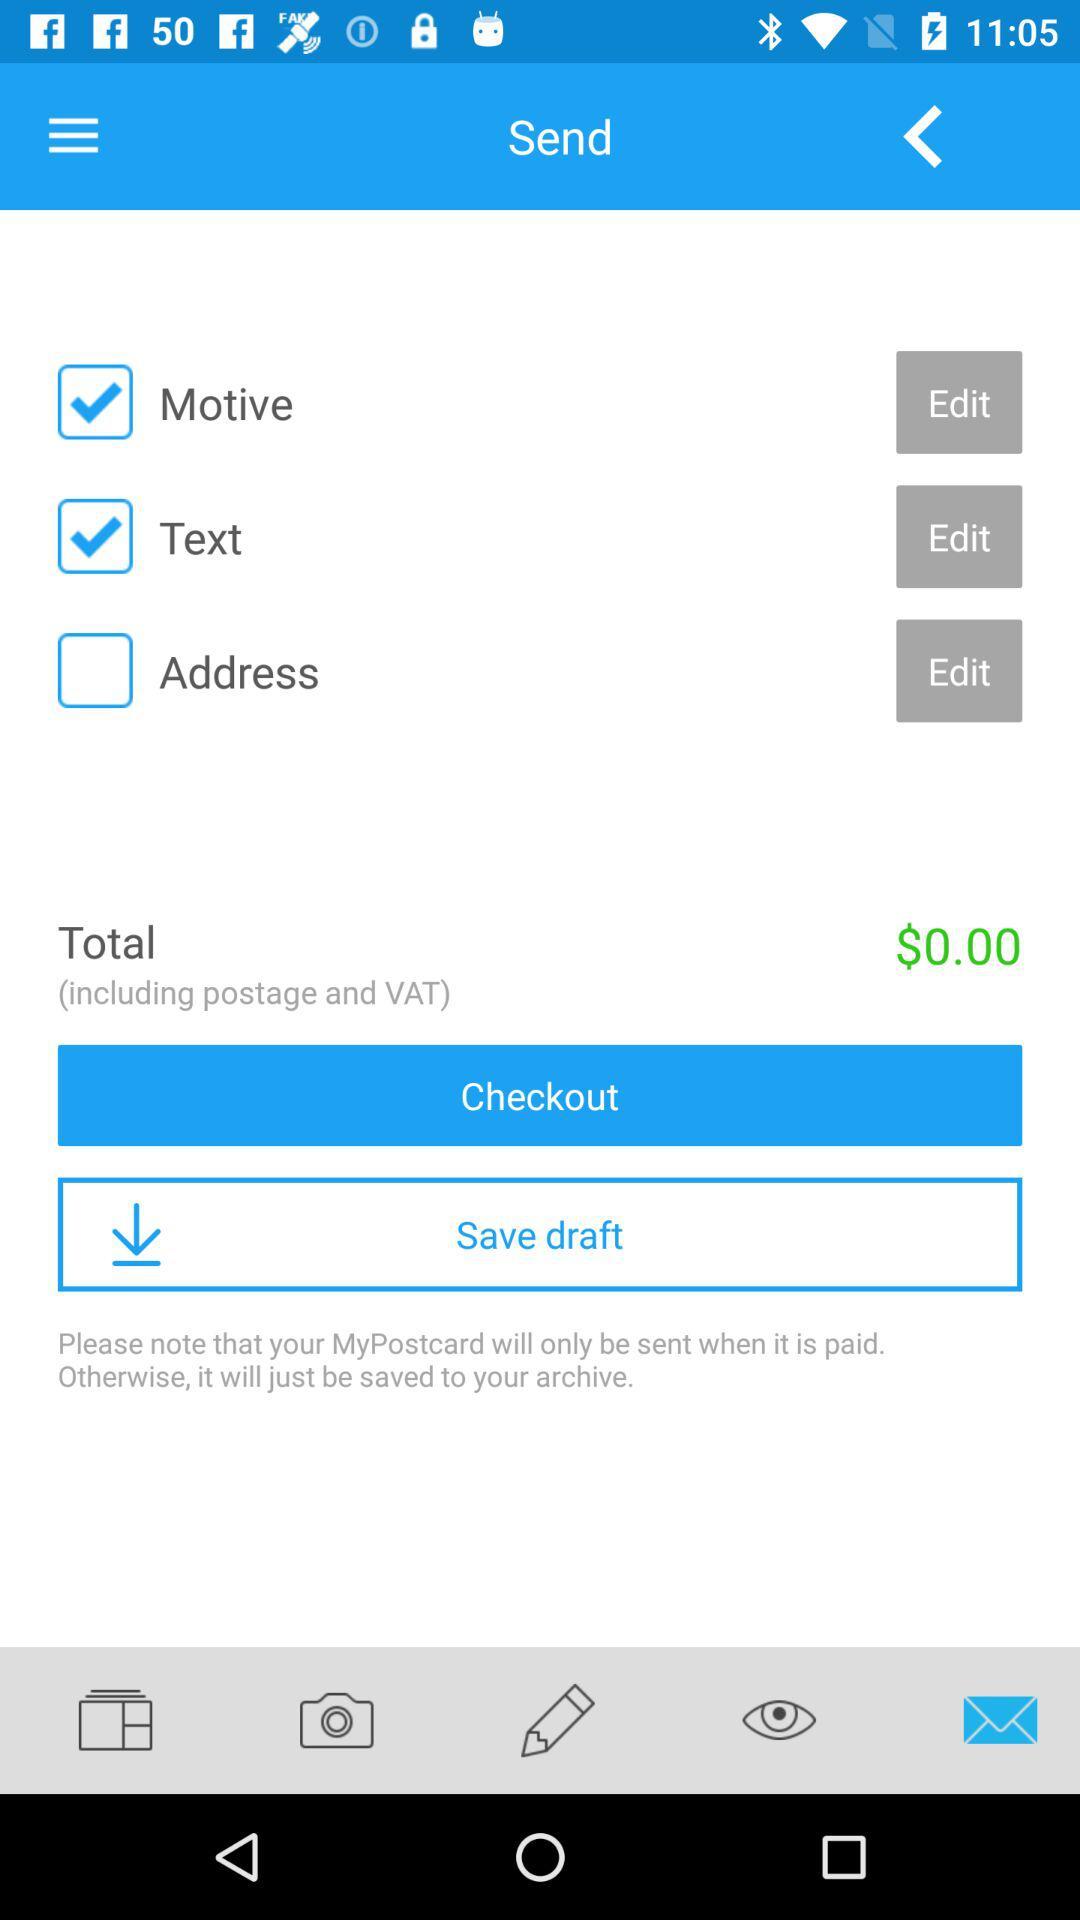 The height and width of the screenshot is (1920, 1080). Describe the element at coordinates (558, 1719) in the screenshot. I see `the icon below please note that icon` at that location.